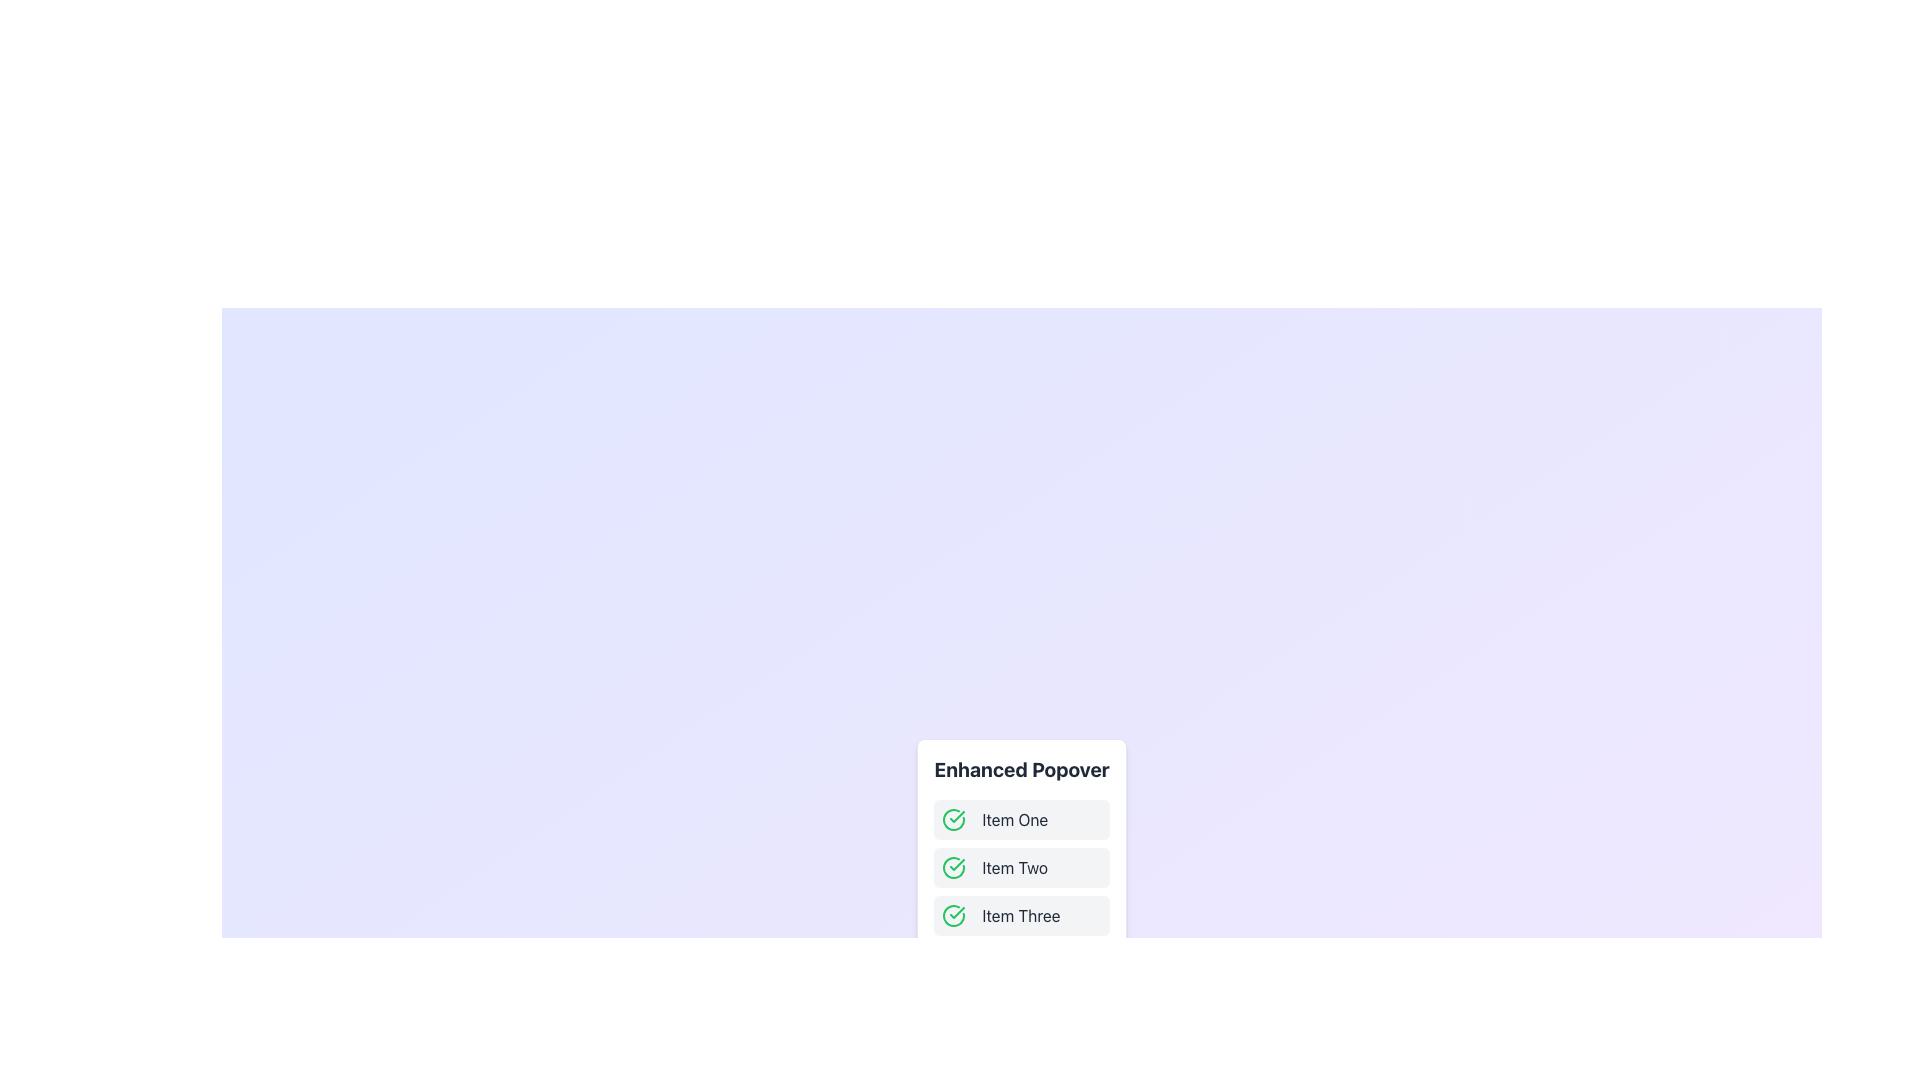 The image size is (1920, 1080). Describe the element at coordinates (1015, 820) in the screenshot. I see `the text label displaying 'Item One' in dark gray font, located within a horizontal arrangement next to a green circular checkmark icon` at that location.